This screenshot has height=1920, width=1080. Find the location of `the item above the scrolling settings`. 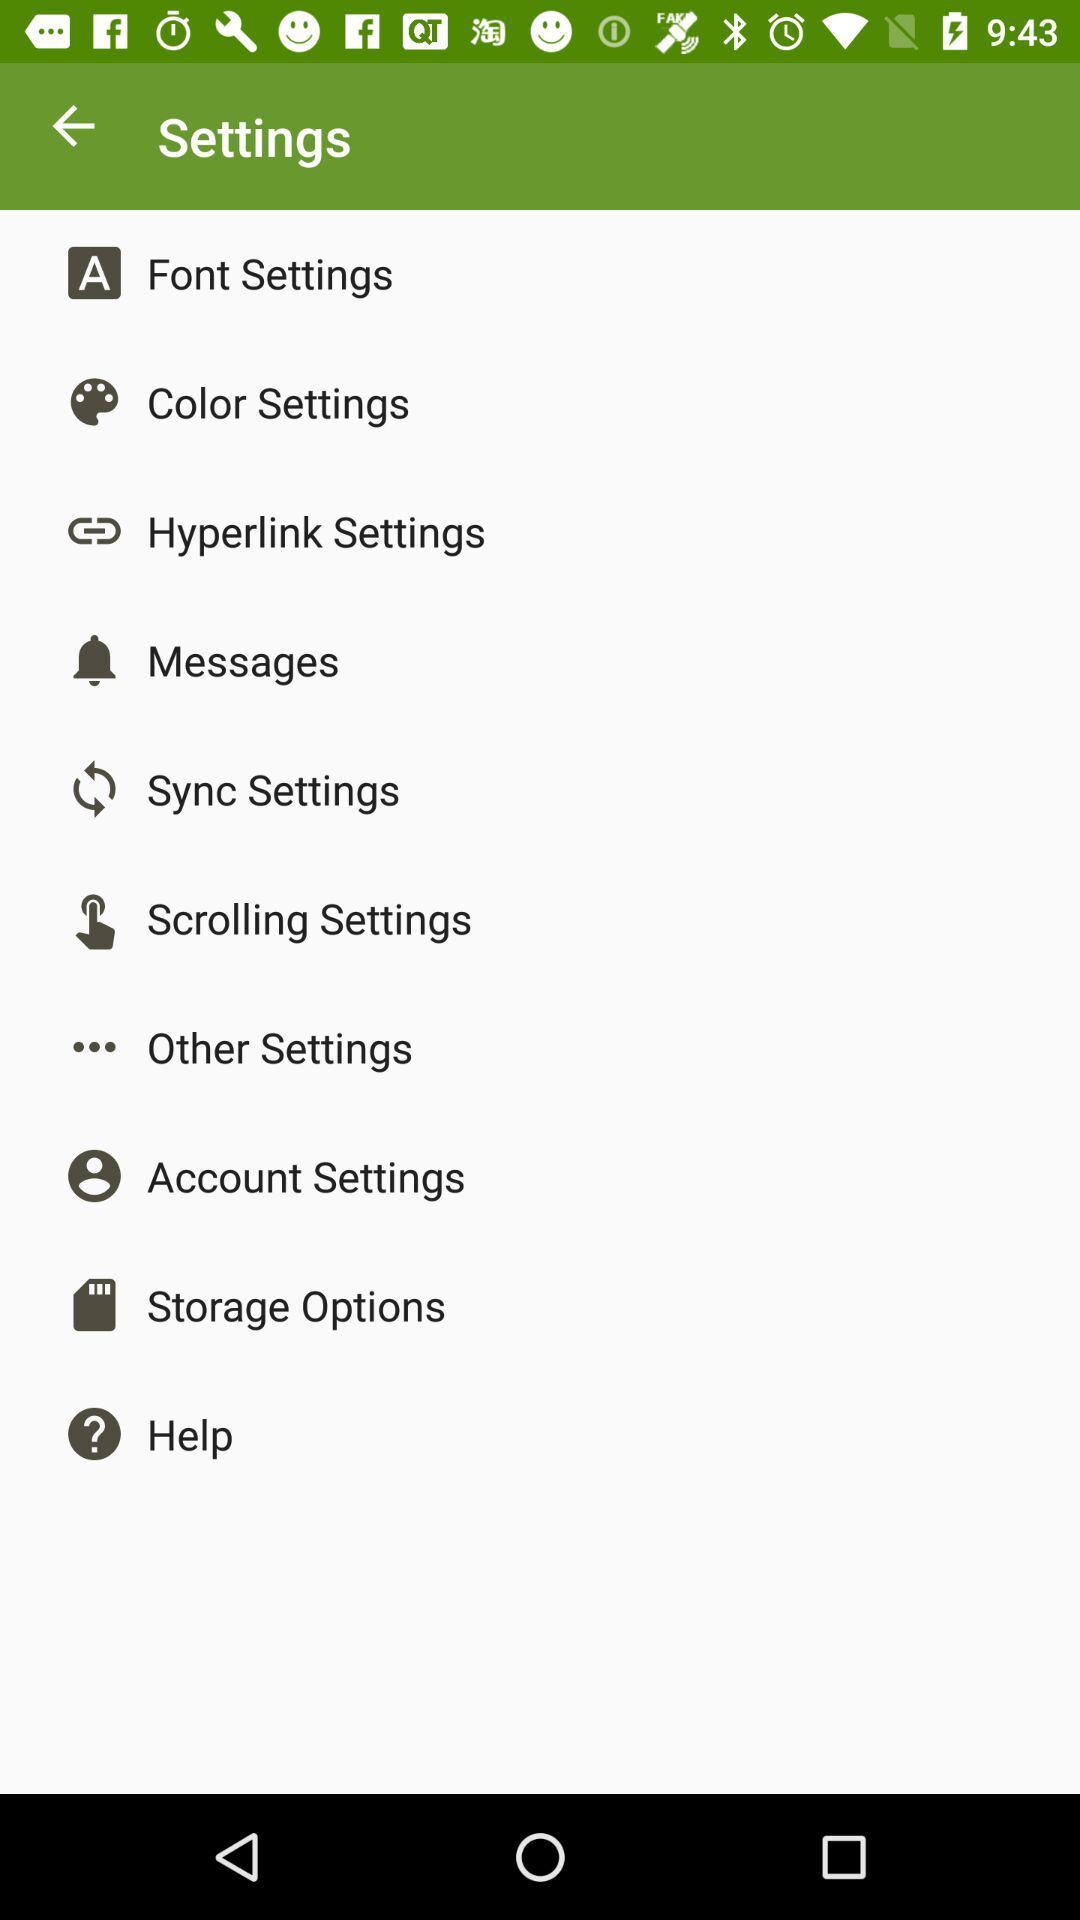

the item above the scrolling settings is located at coordinates (273, 787).